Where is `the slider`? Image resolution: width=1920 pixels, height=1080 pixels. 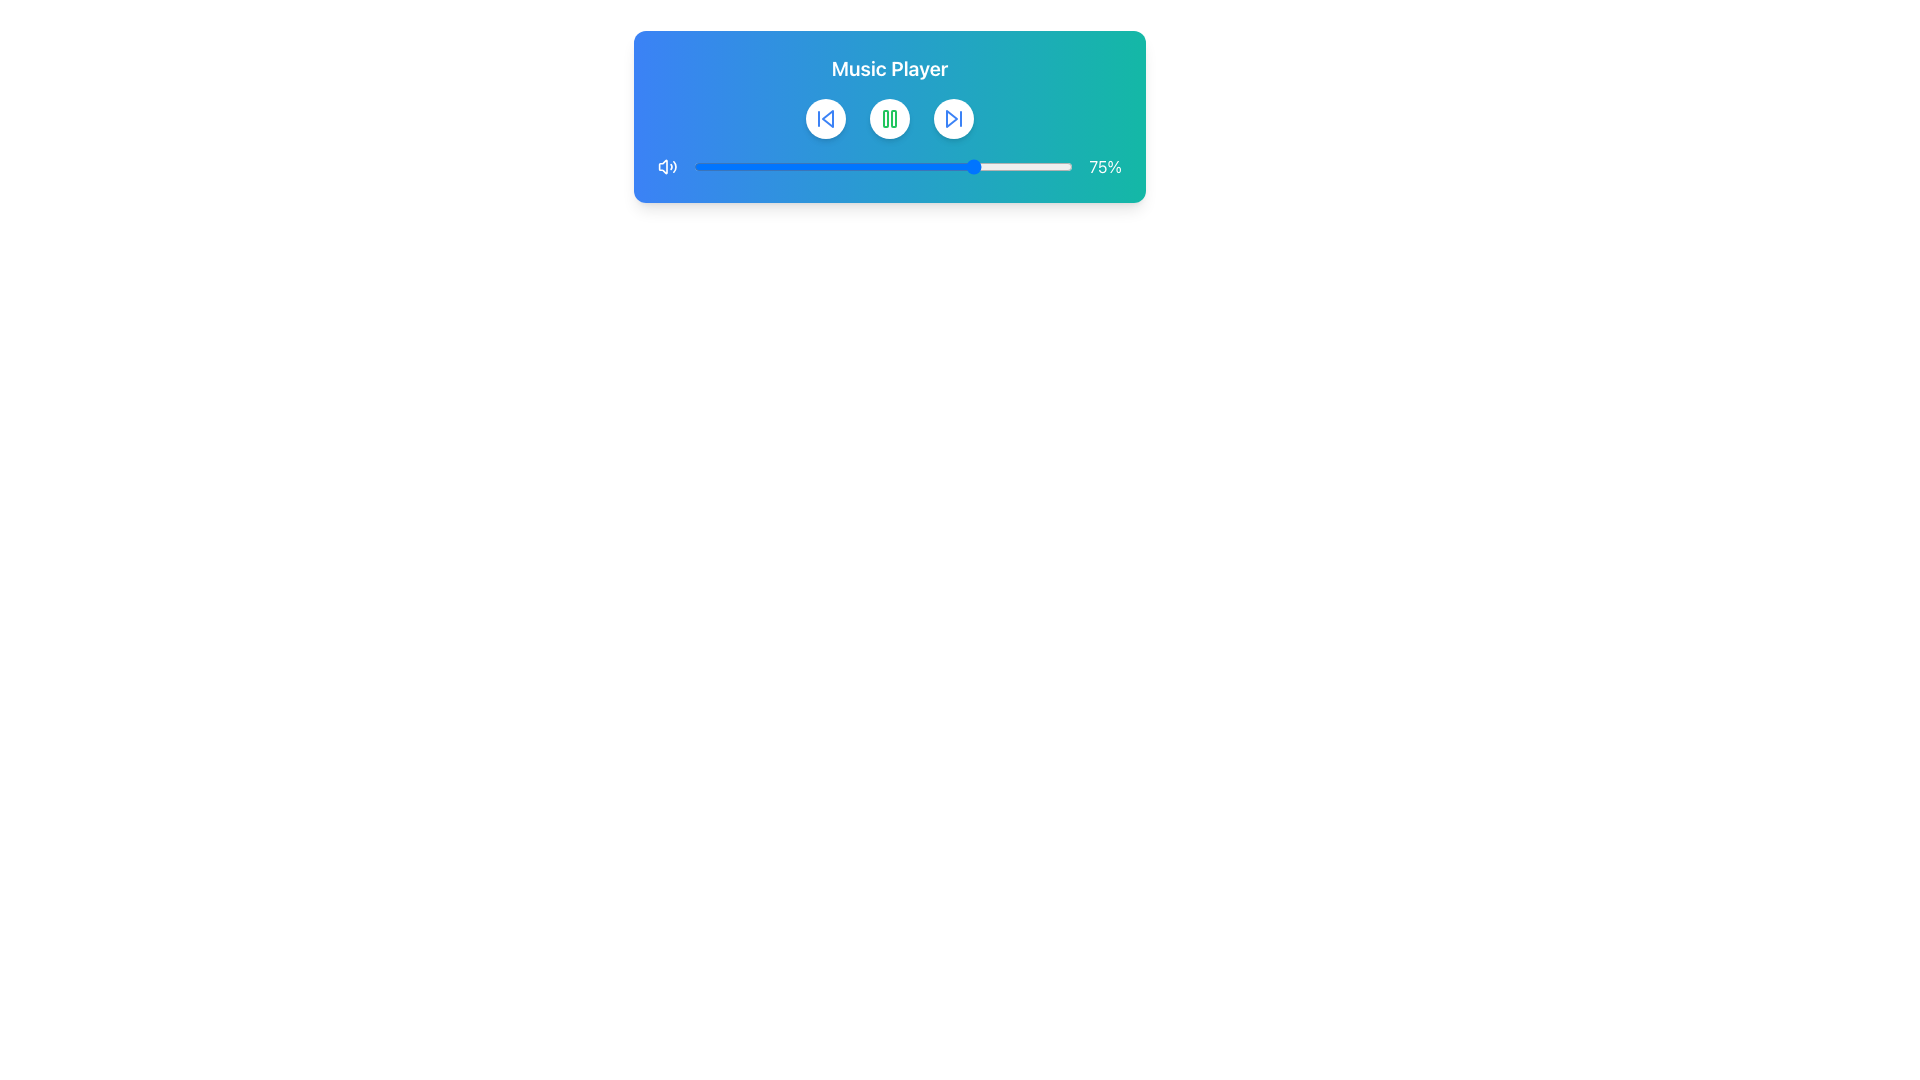 the slider is located at coordinates (716, 165).